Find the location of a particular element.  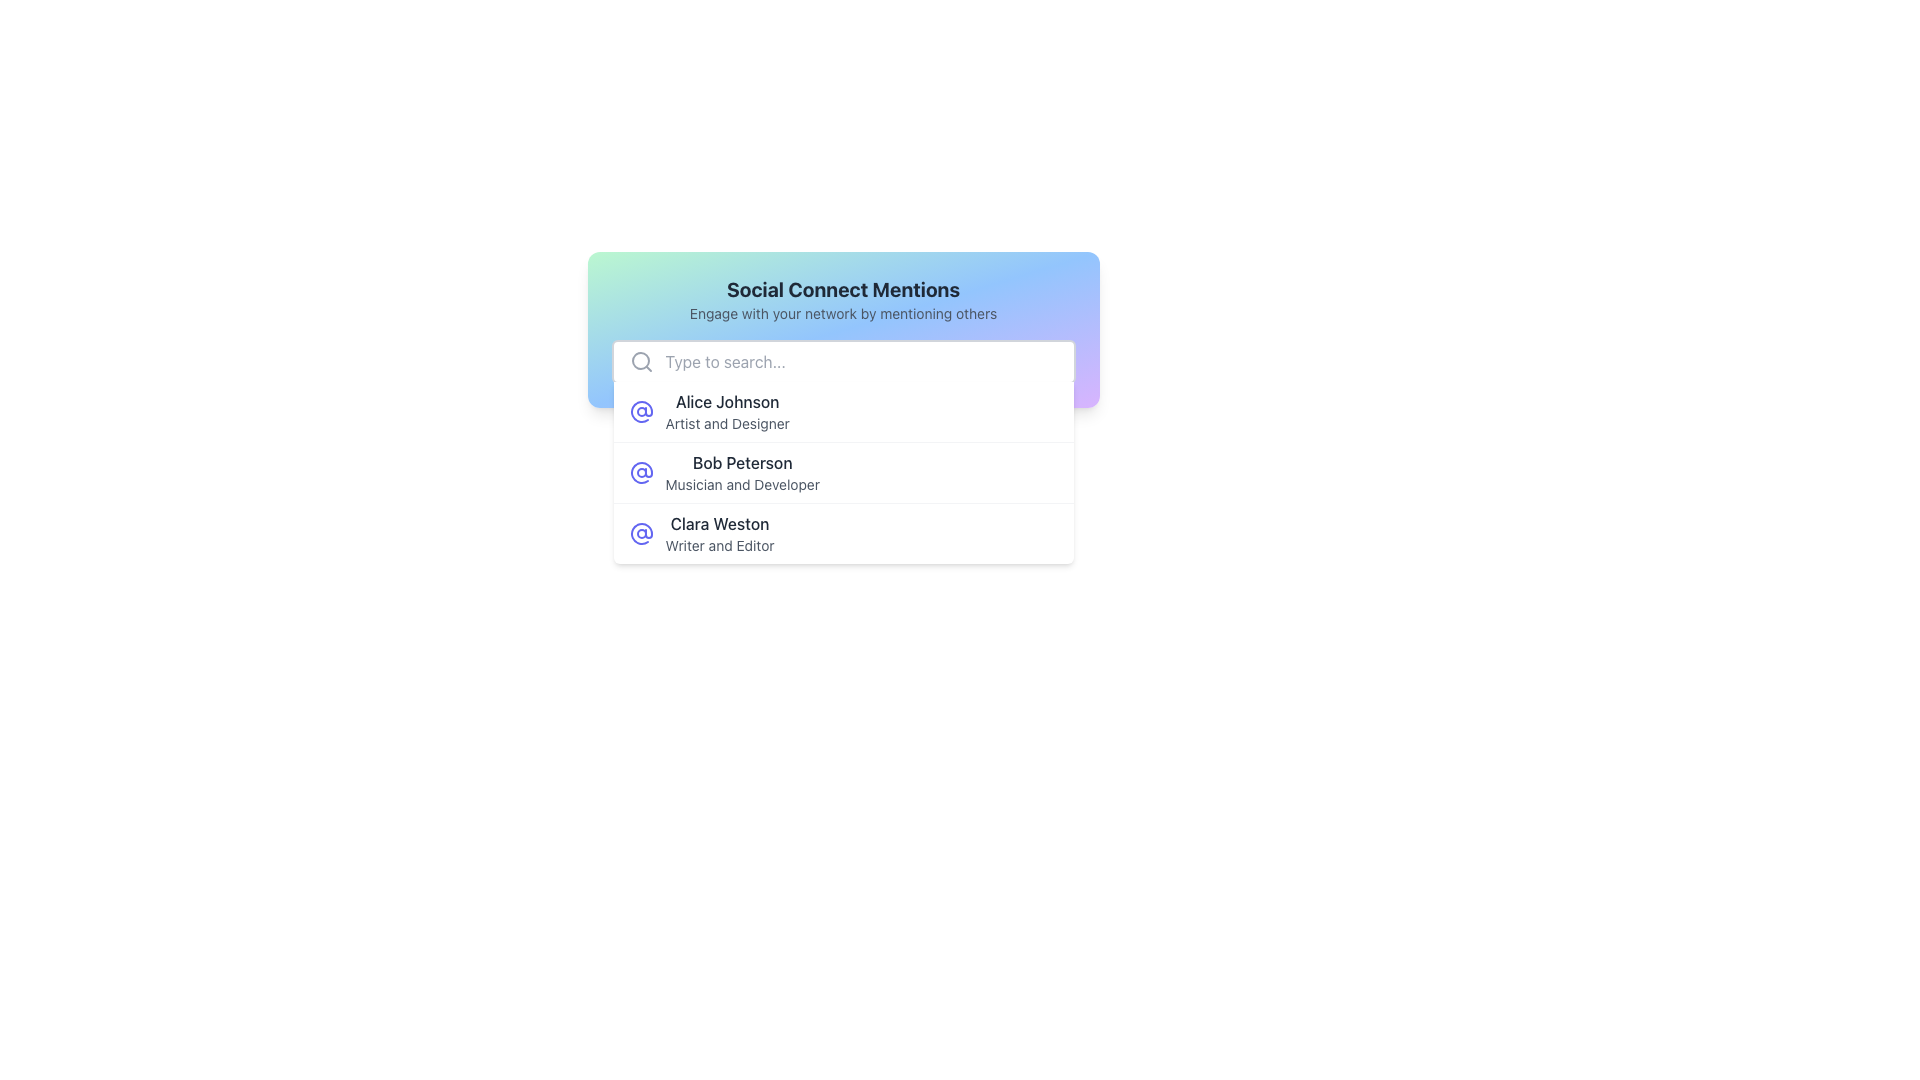

the indigo '@' icon representing email or mention functionality next to 'Bob Peterson Musician and Developer' is located at coordinates (641, 473).